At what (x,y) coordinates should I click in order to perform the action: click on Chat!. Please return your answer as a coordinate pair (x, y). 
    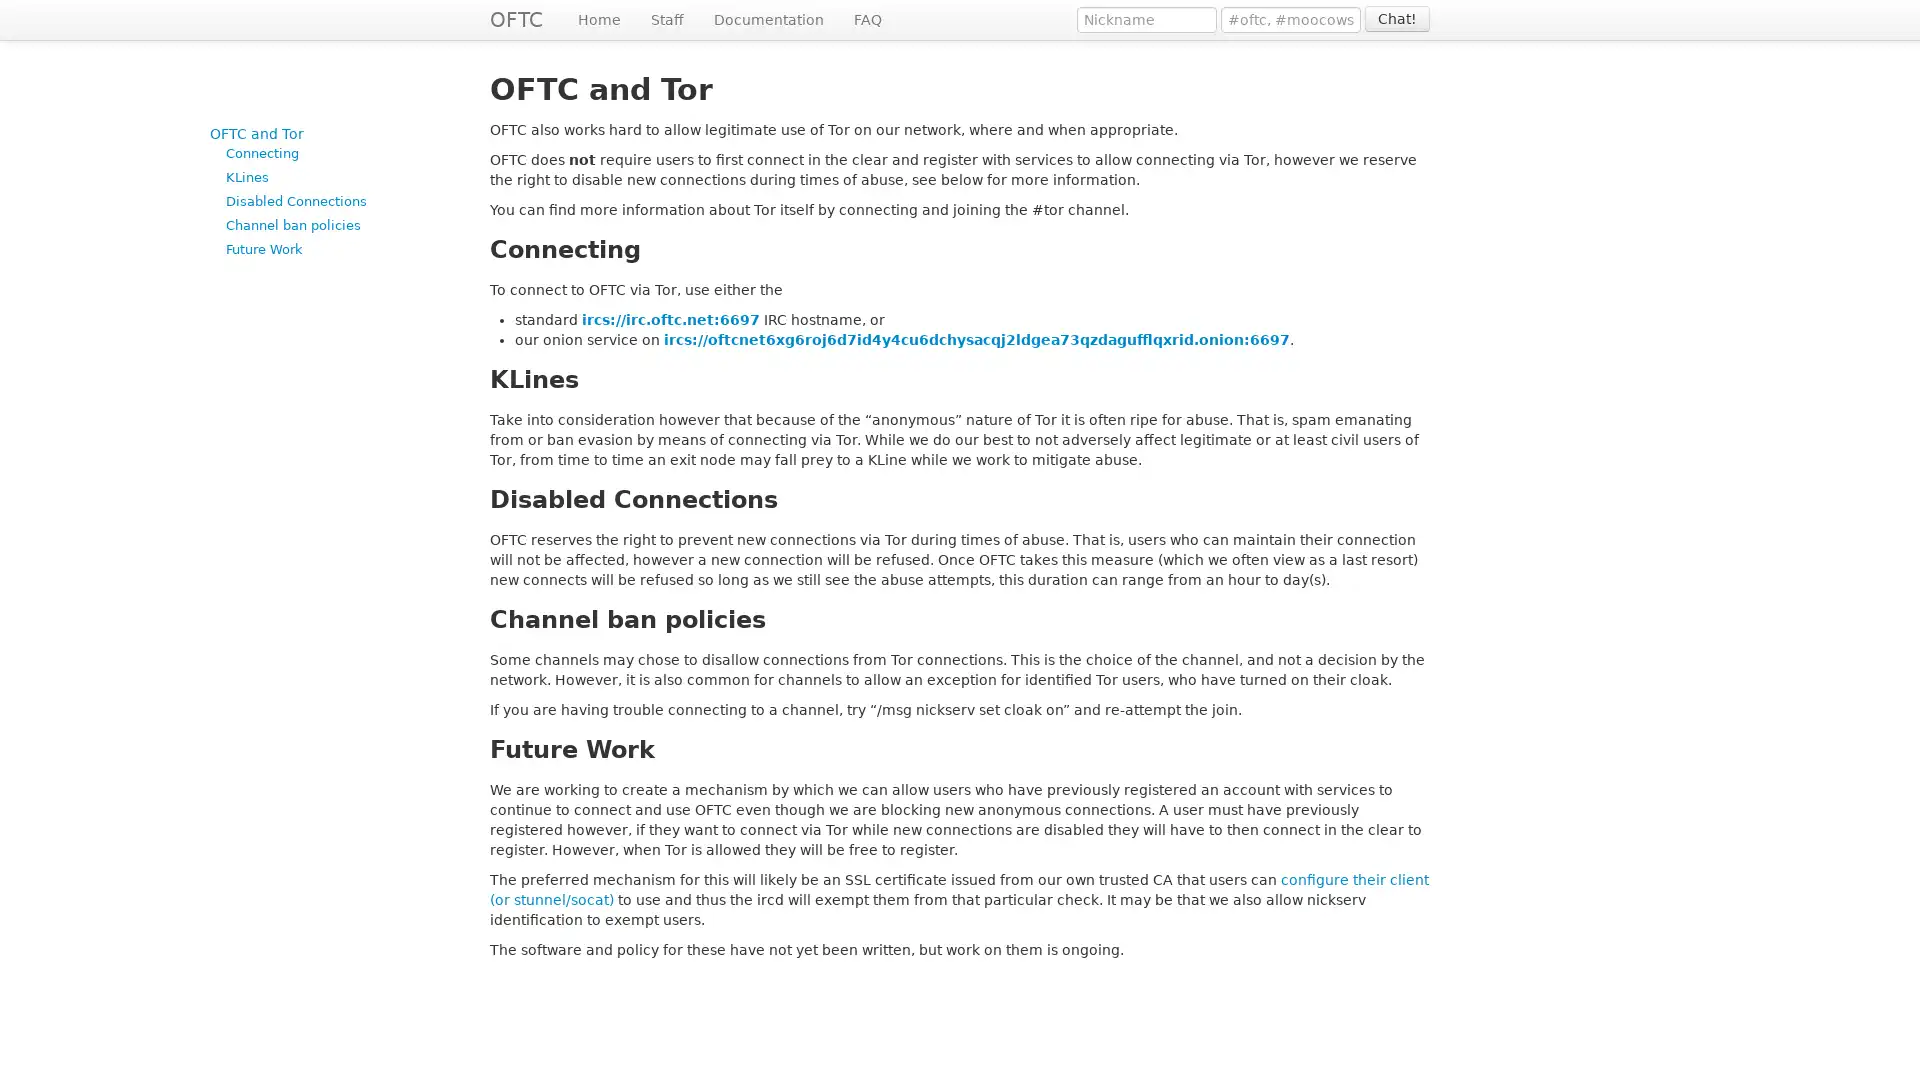
    Looking at the image, I should click on (1396, 19).